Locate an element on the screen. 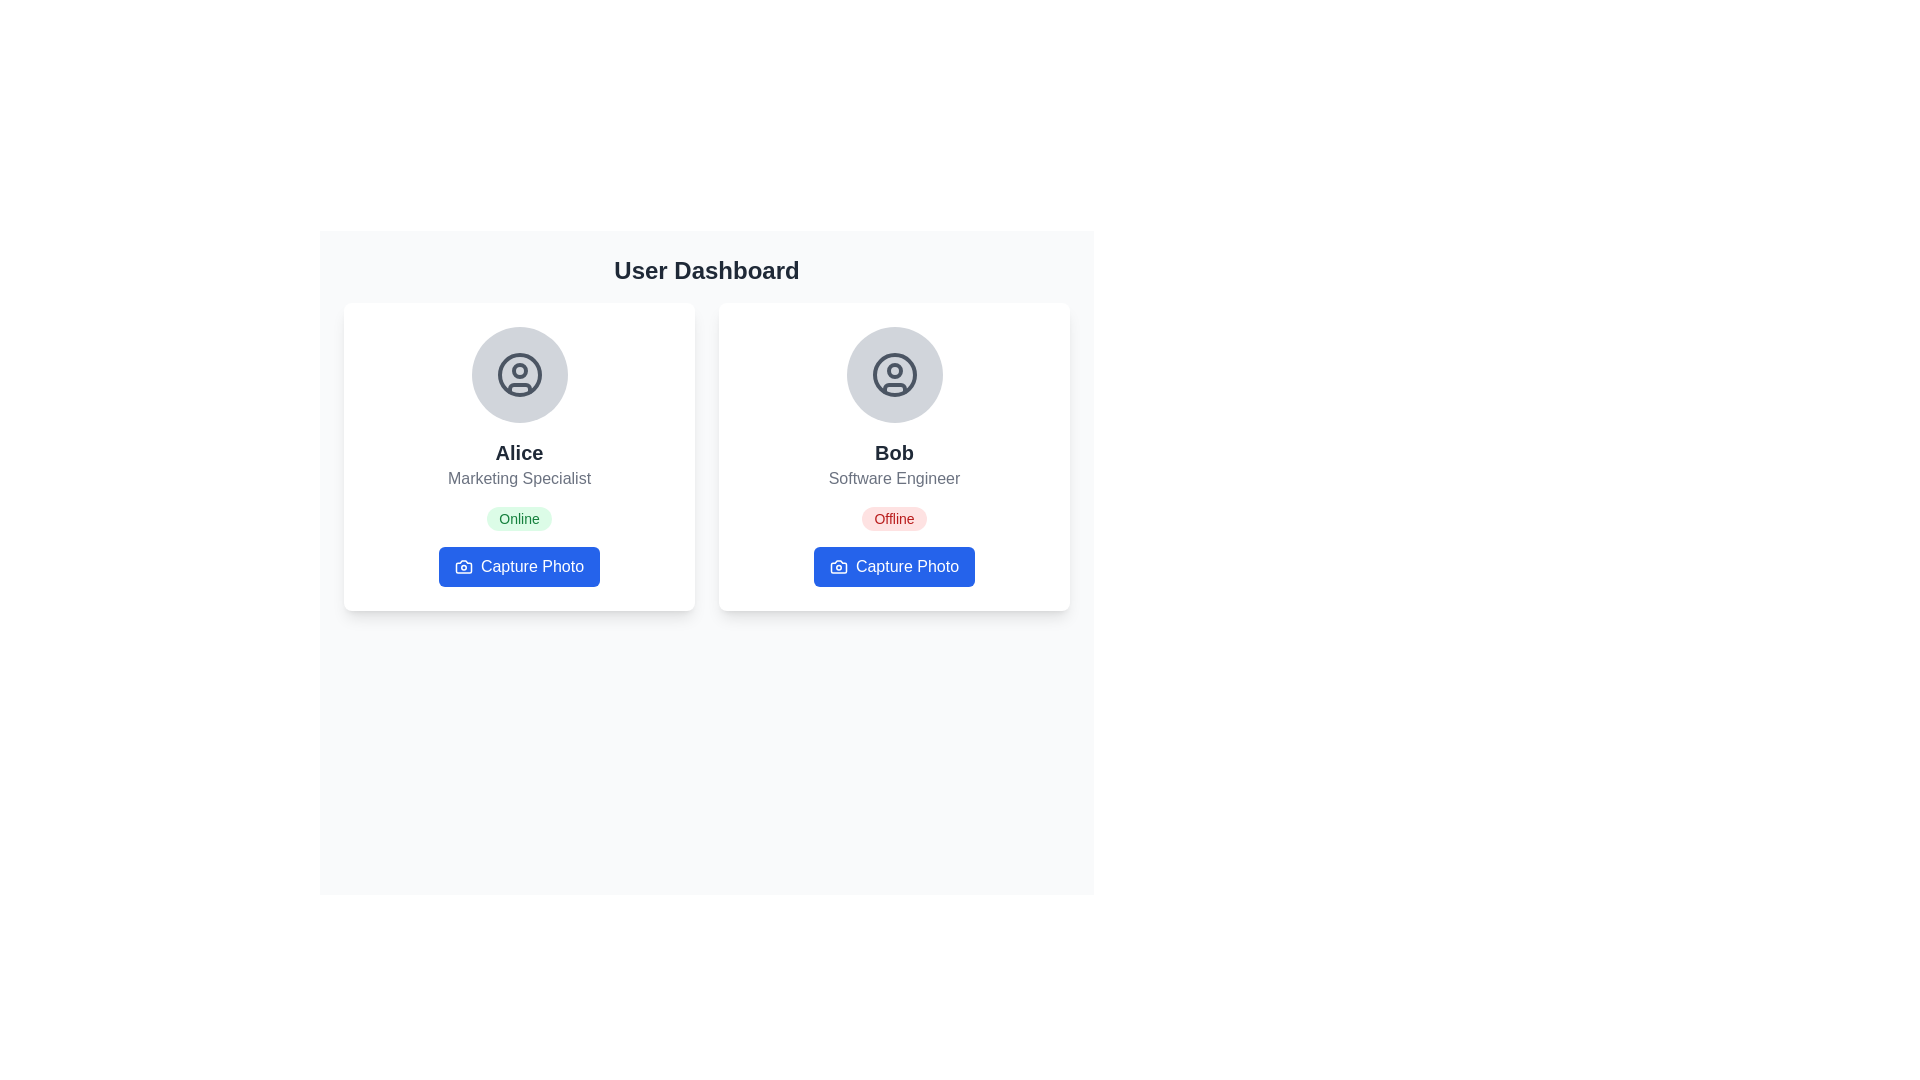  the camera icon located within the blue 'Capture Photo' button, positioned below the 'Alice' card in the 'User Dashboard' is located at coordinates (462, 567).